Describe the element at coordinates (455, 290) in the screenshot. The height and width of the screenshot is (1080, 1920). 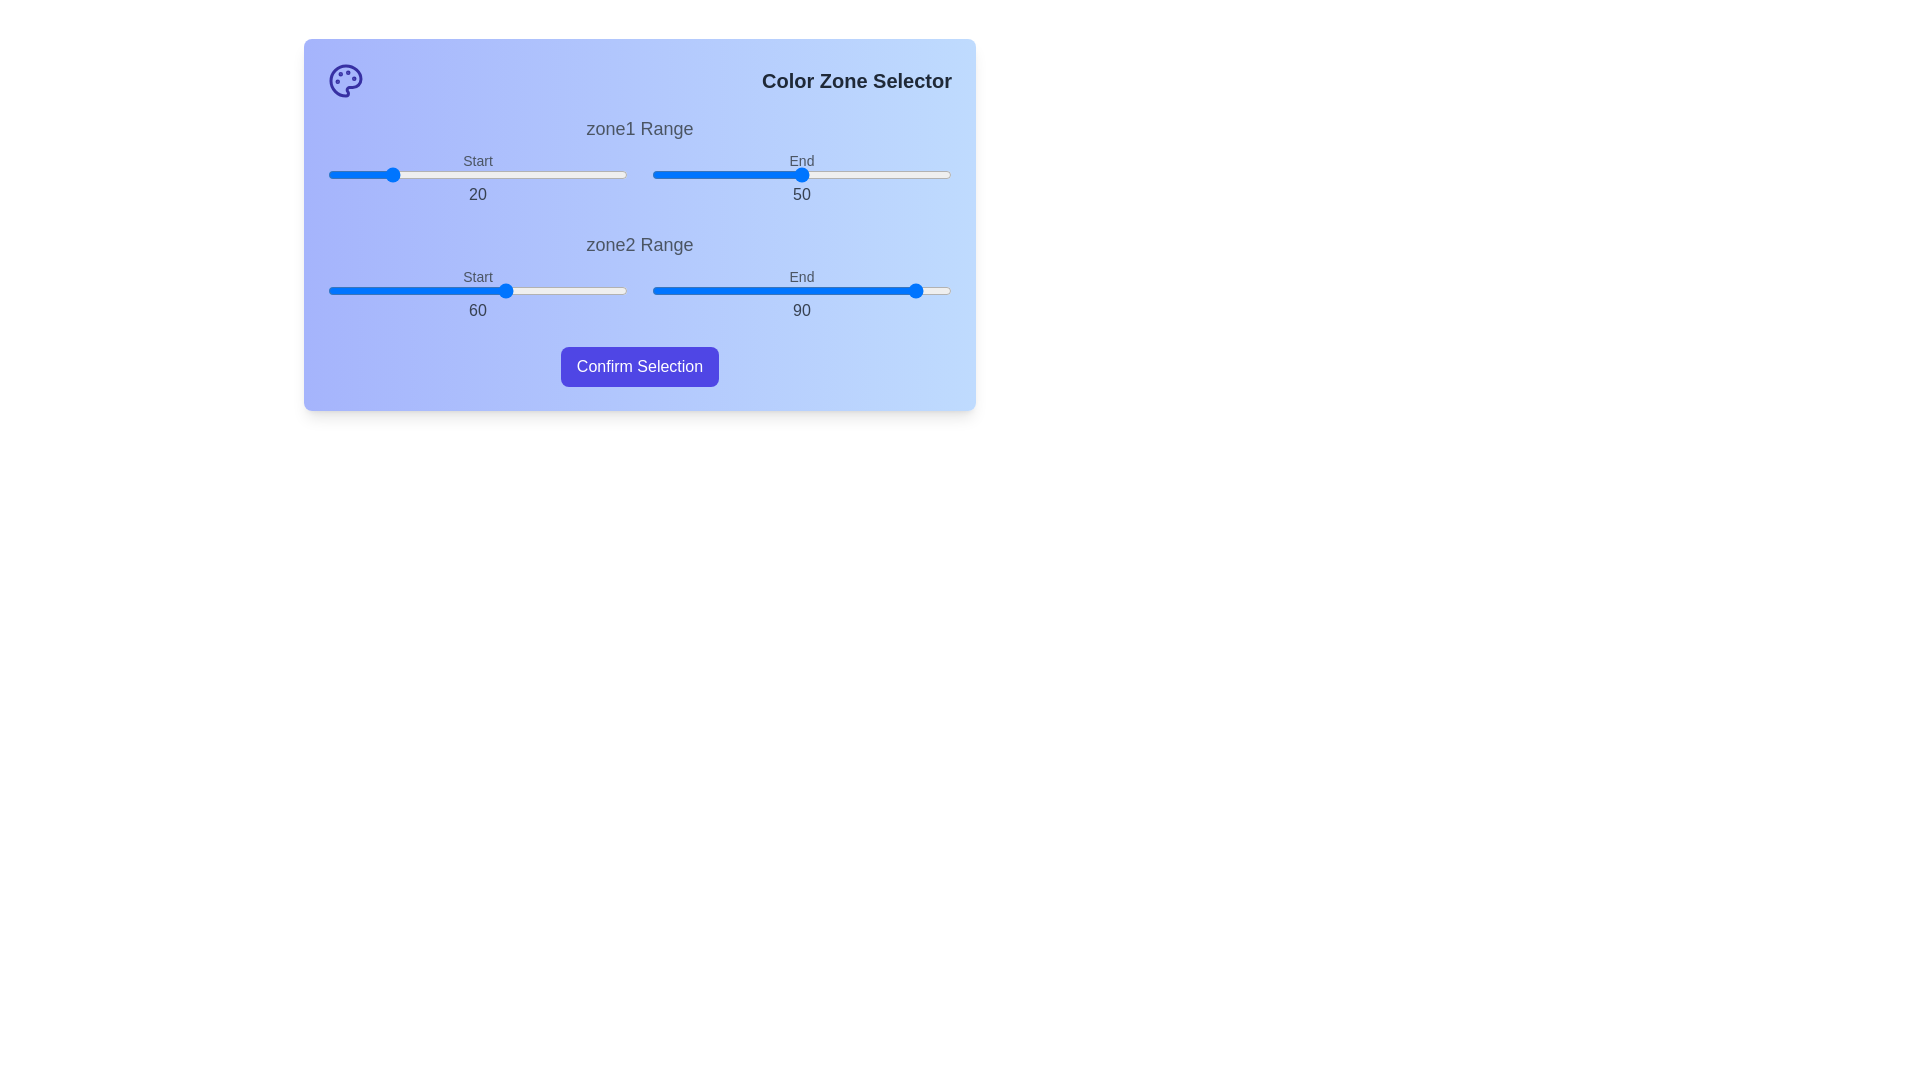
I see `the start range slider for zone2 to 43` at that location.